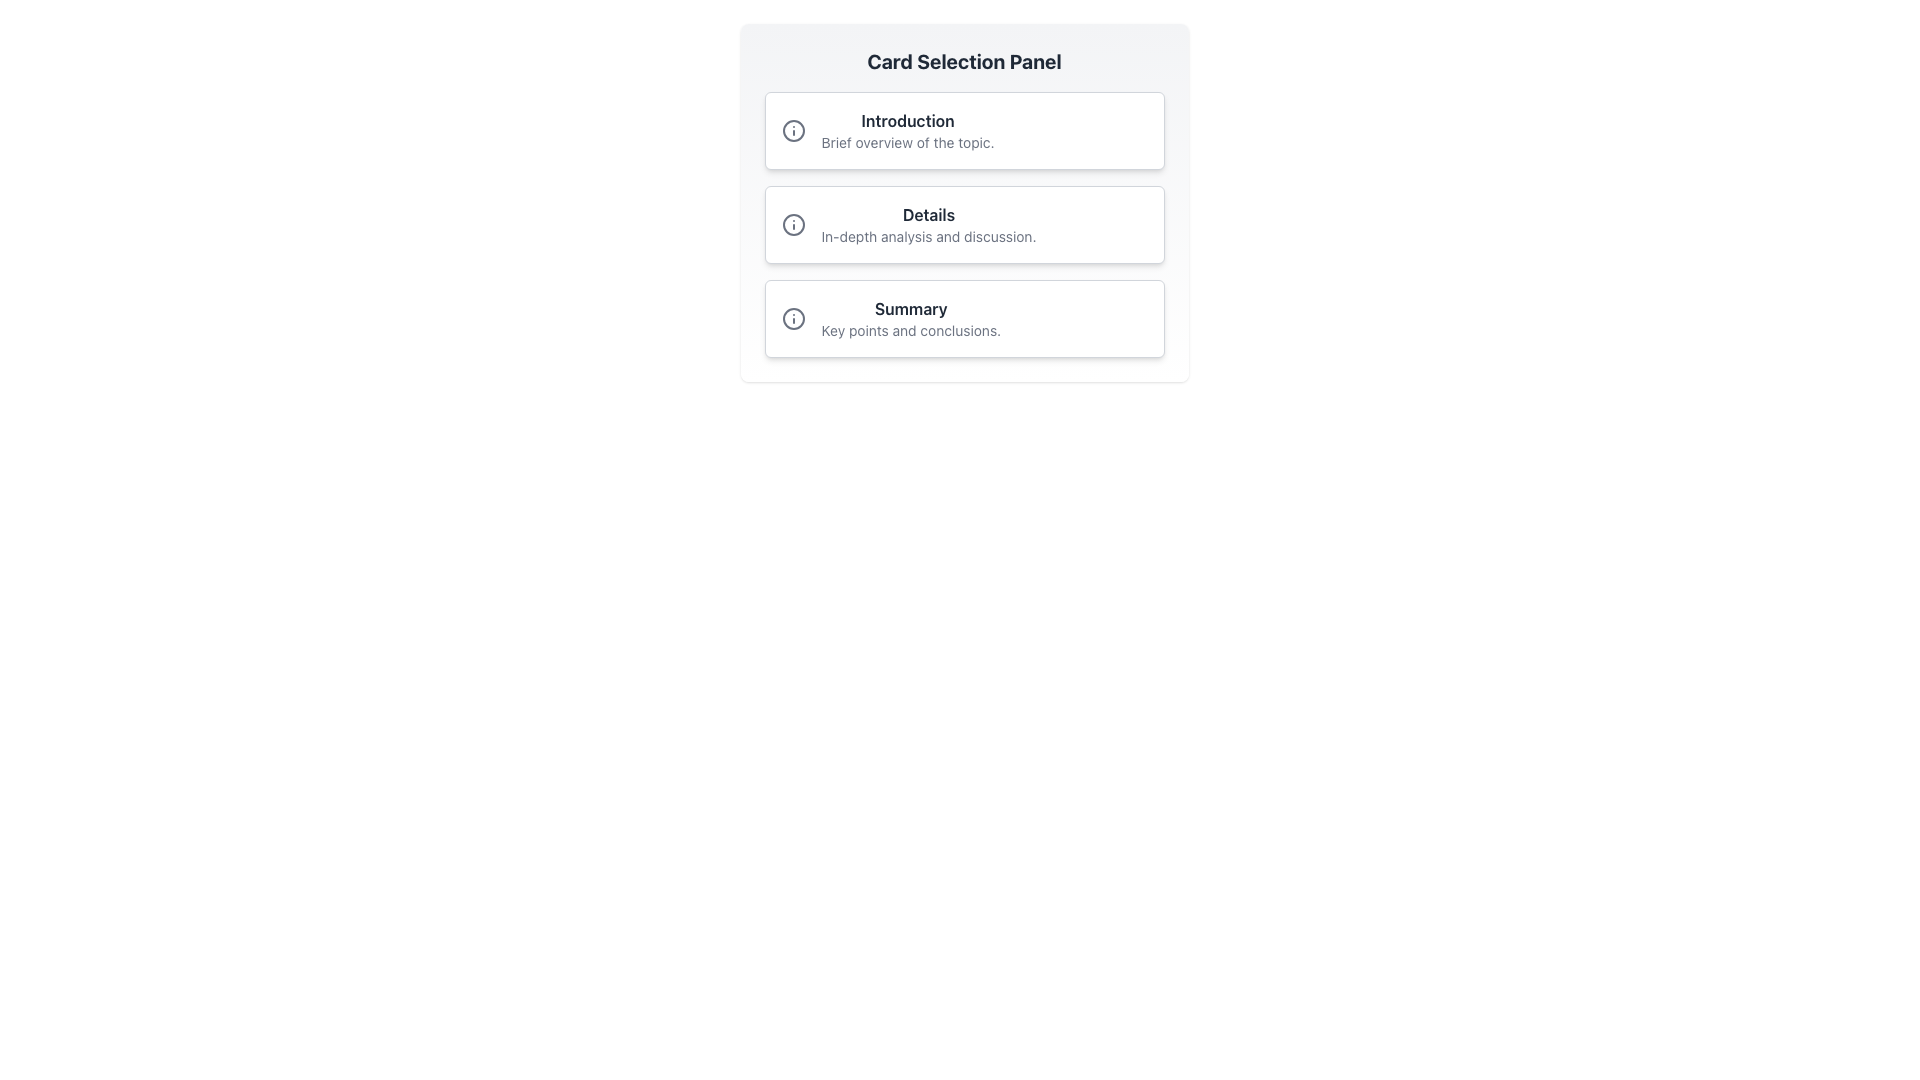  I want to click on the 'Details' card in the Card Selection Panel, which features bold text and a description, so click(927, 224).